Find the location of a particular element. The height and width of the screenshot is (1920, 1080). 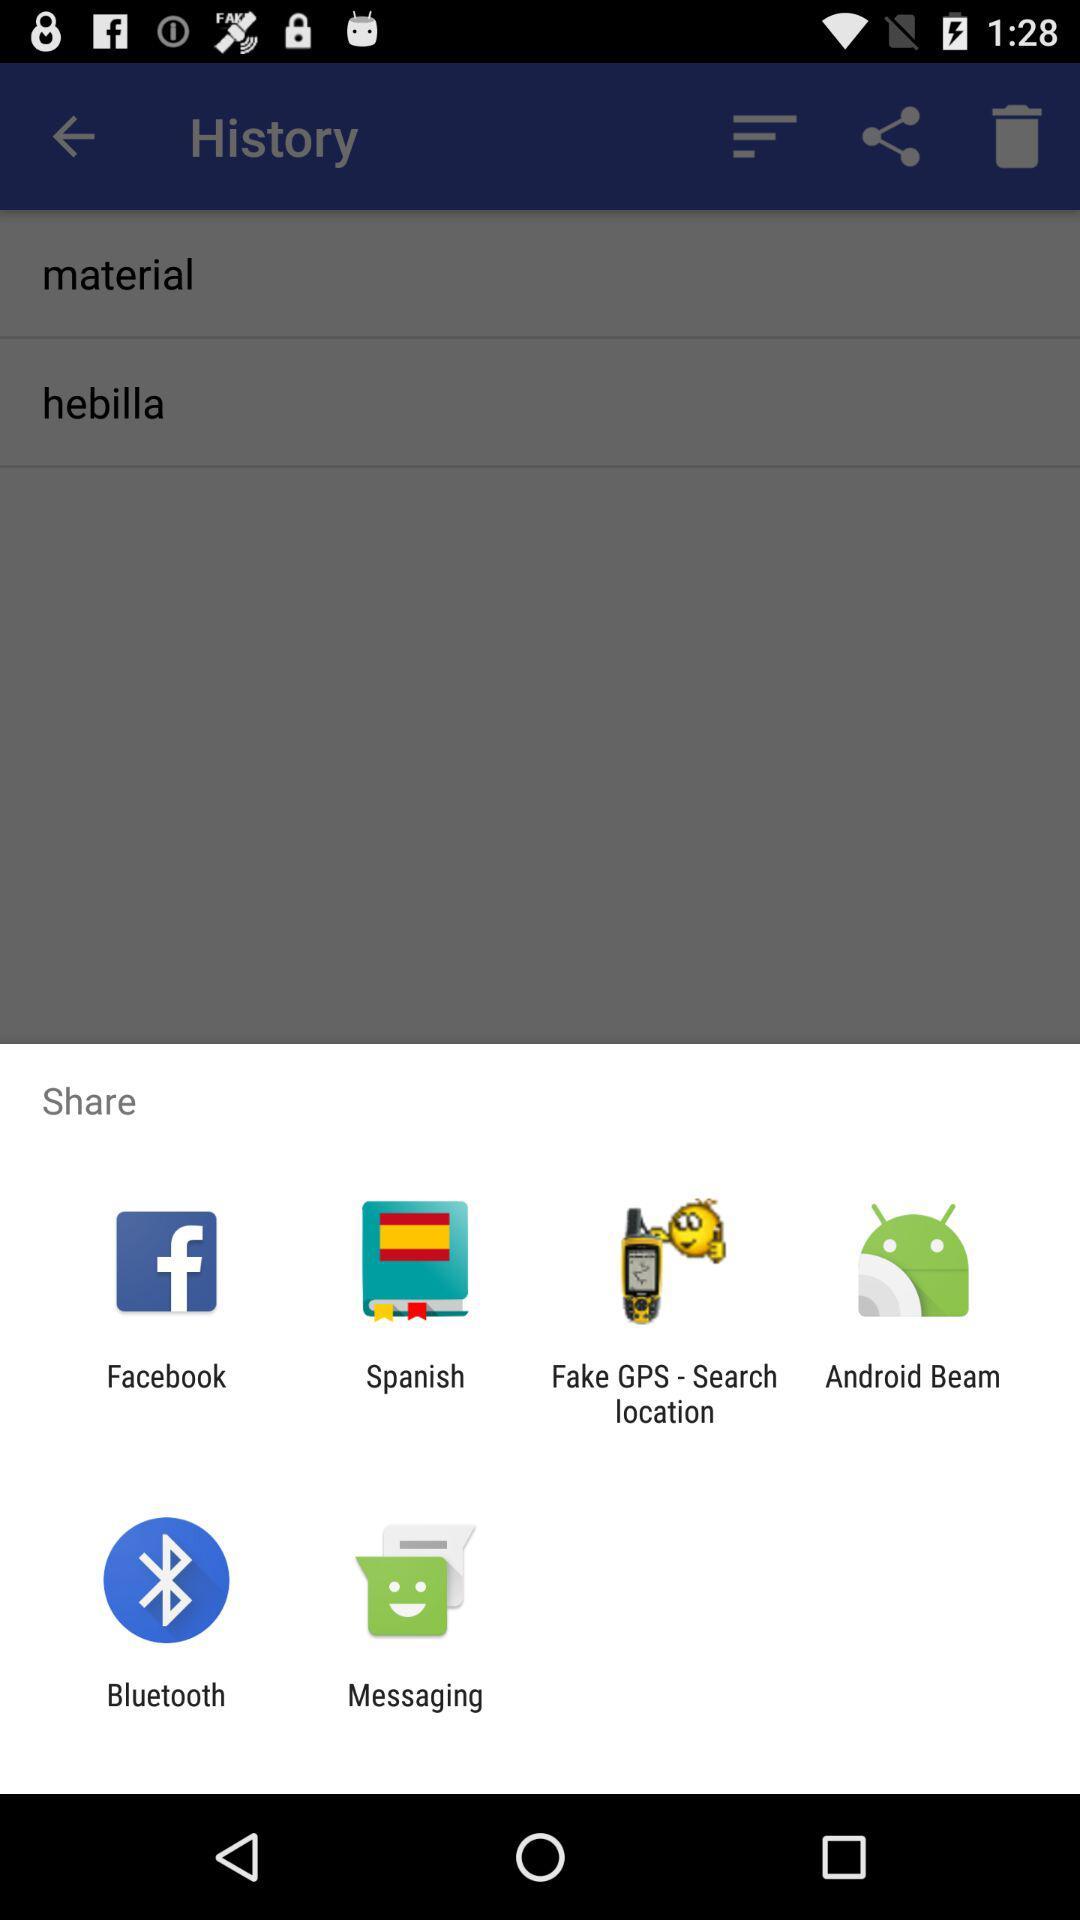

the facebook app is located at coordinates (165, 1392).